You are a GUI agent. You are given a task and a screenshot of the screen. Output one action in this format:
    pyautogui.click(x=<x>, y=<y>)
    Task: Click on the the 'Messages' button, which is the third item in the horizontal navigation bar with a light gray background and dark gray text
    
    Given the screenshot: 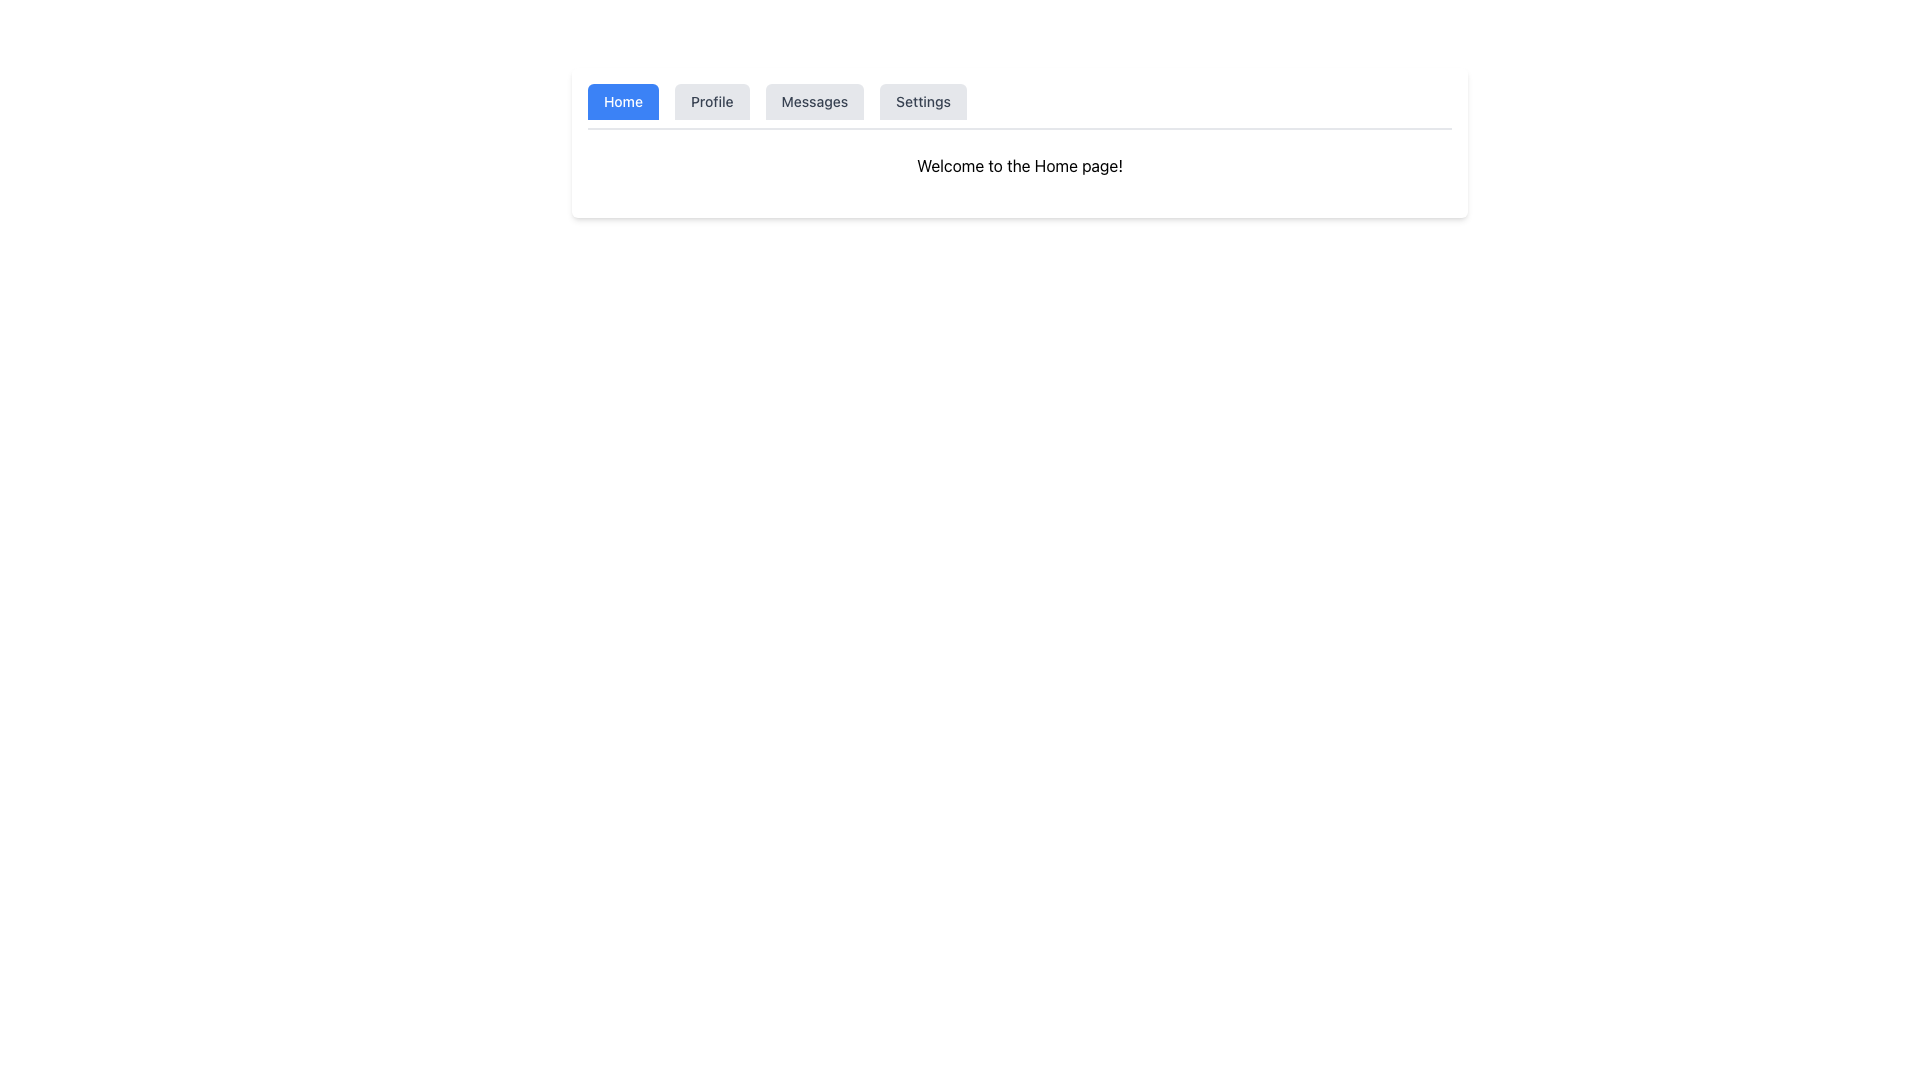 What is the action you would take?
    pyautogui.click(x=814, y=101)
    